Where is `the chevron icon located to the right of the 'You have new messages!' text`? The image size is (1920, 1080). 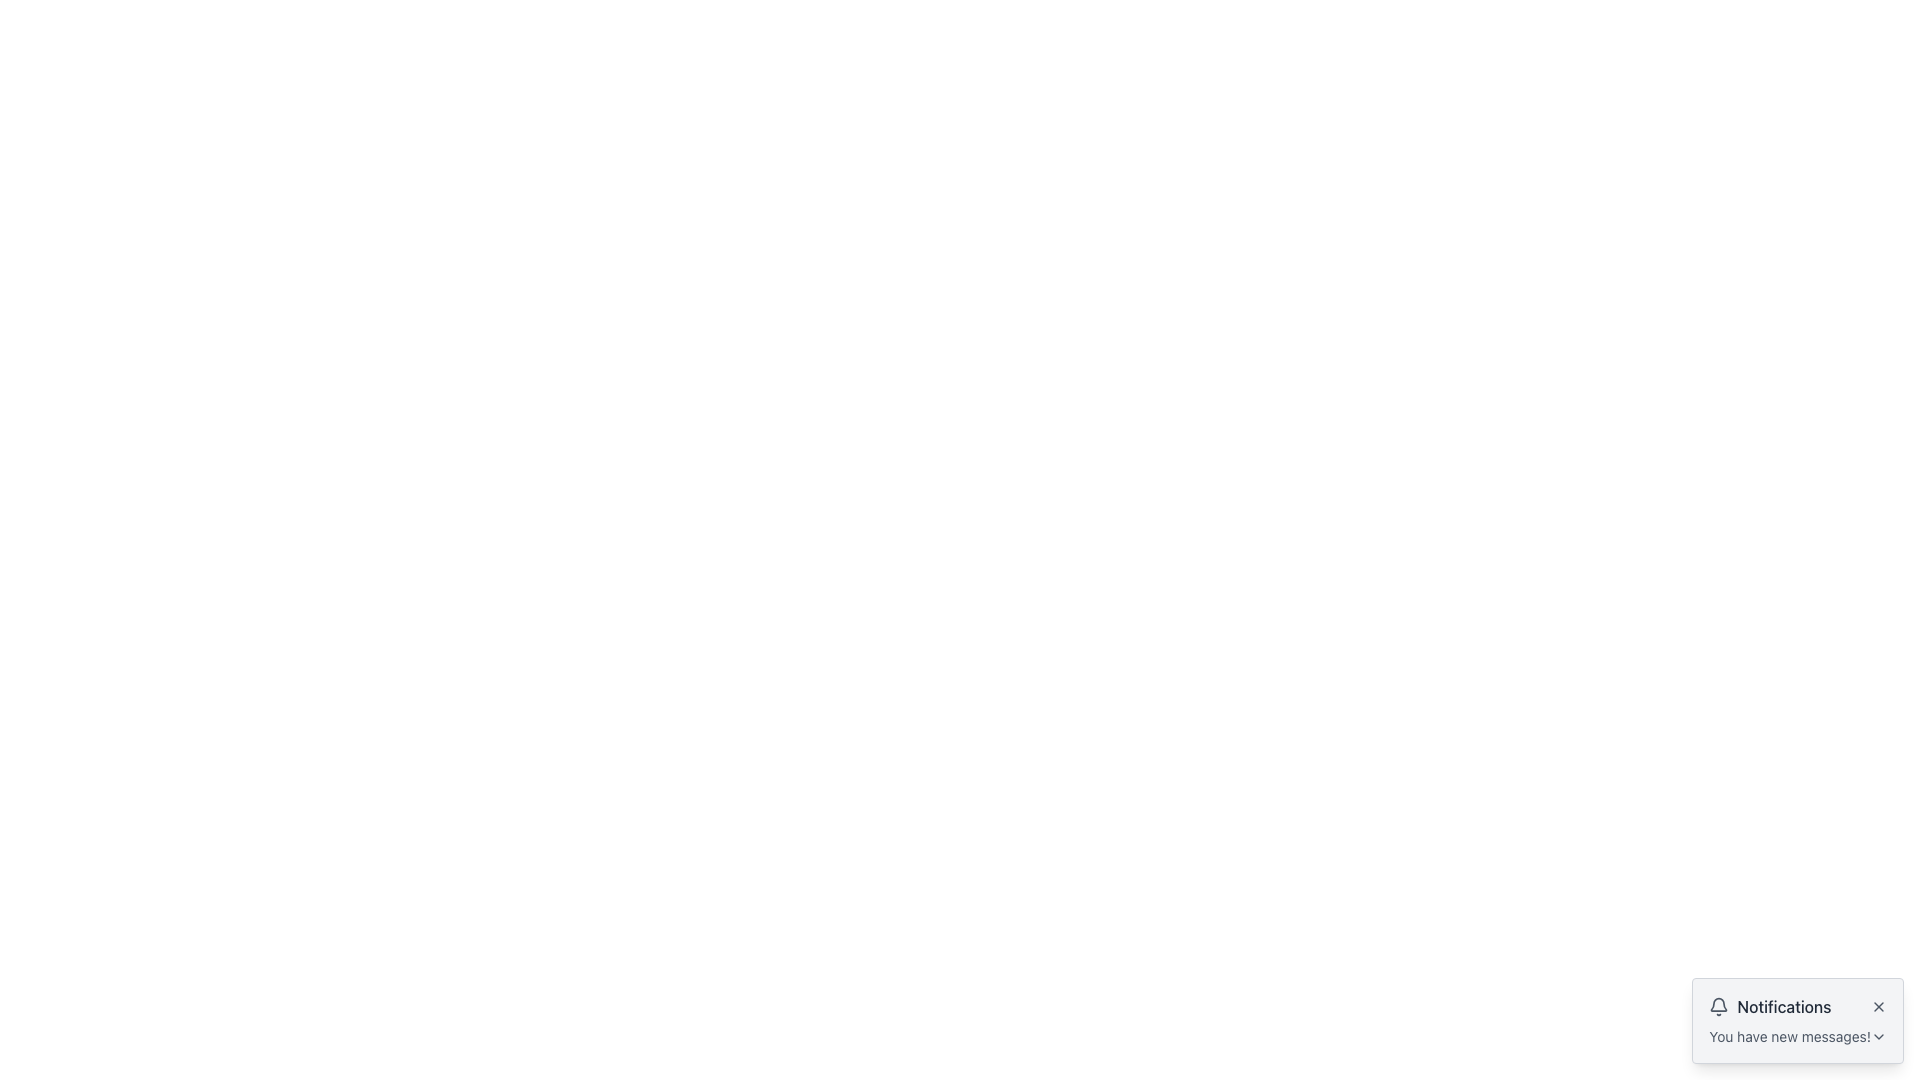 the chevron icon located to the right of the 'You have new messages!' text is located at coordinates (1877, 1036).